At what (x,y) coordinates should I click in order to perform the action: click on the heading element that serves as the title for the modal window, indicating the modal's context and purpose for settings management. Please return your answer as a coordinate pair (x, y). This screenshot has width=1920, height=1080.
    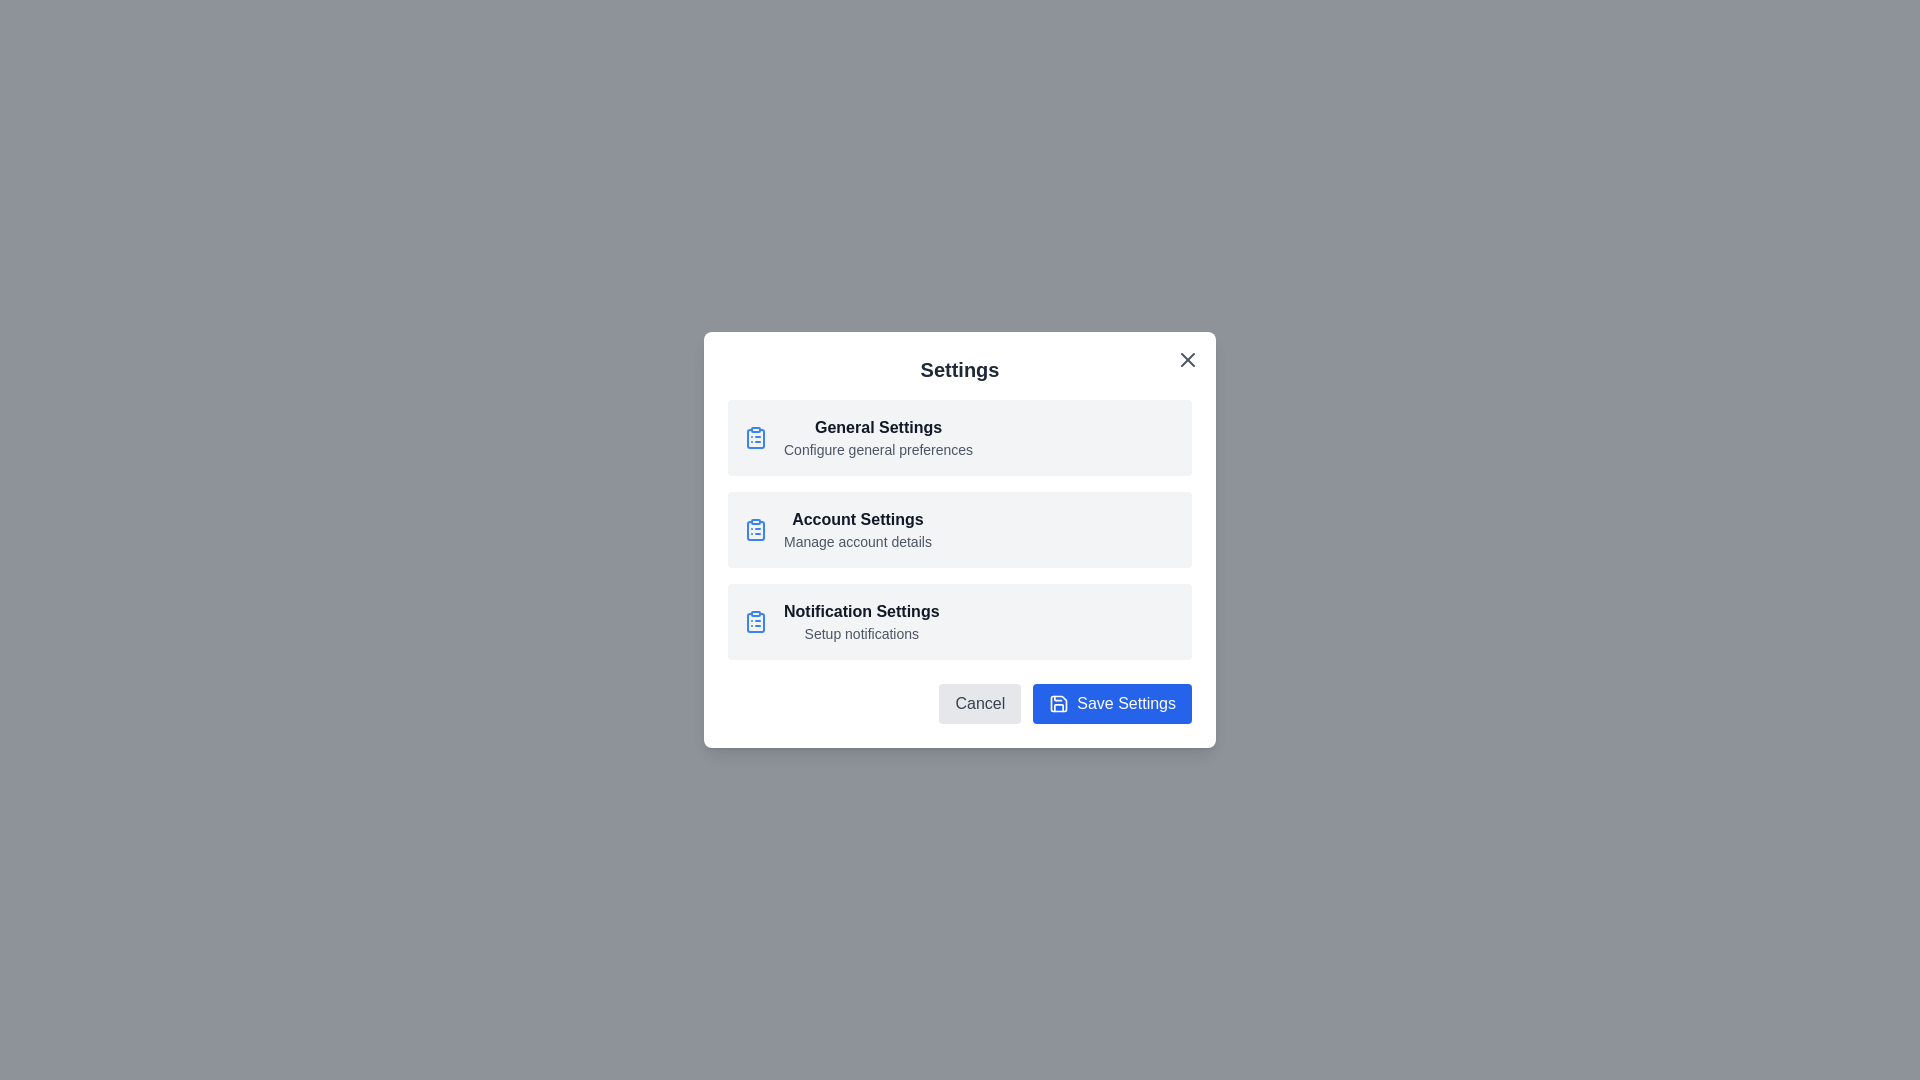
    Looking at the image, I should click on (960, 370).